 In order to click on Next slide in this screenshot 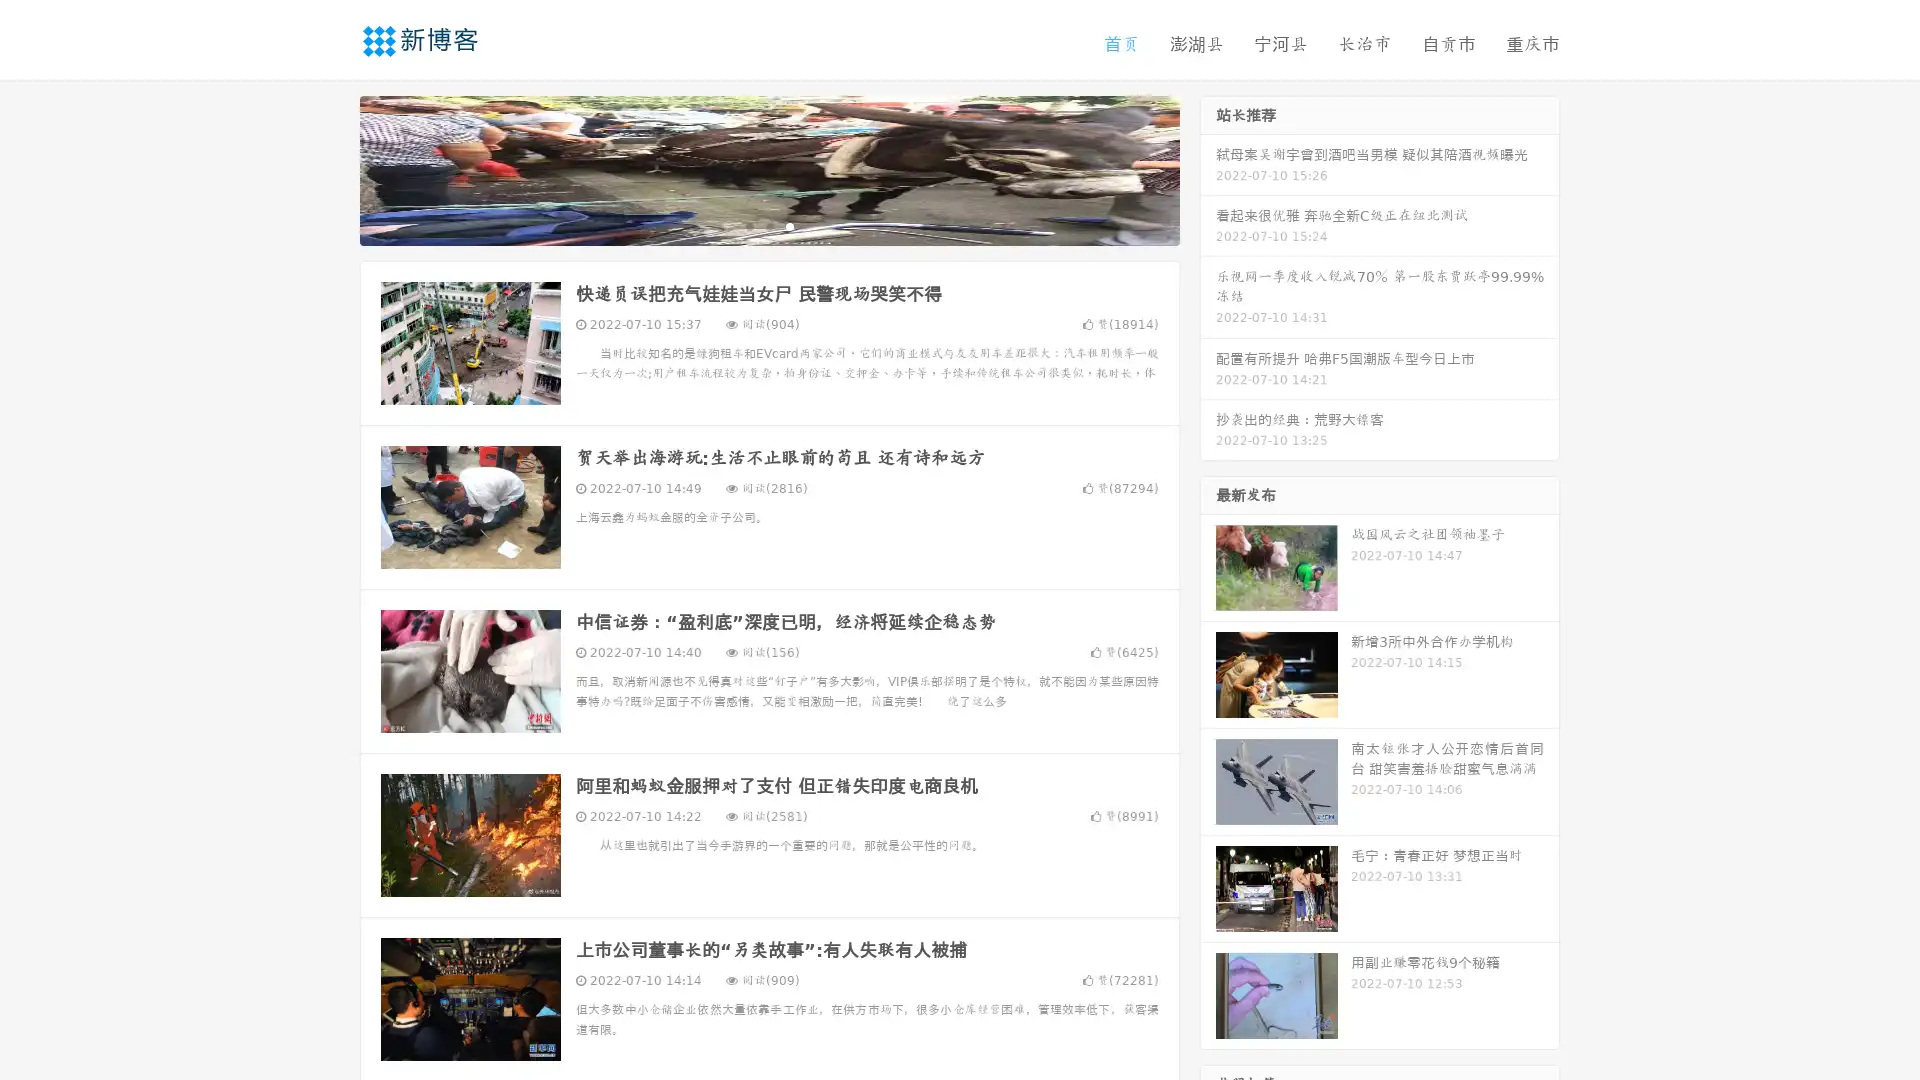, I will do `click(1208, 168)`.